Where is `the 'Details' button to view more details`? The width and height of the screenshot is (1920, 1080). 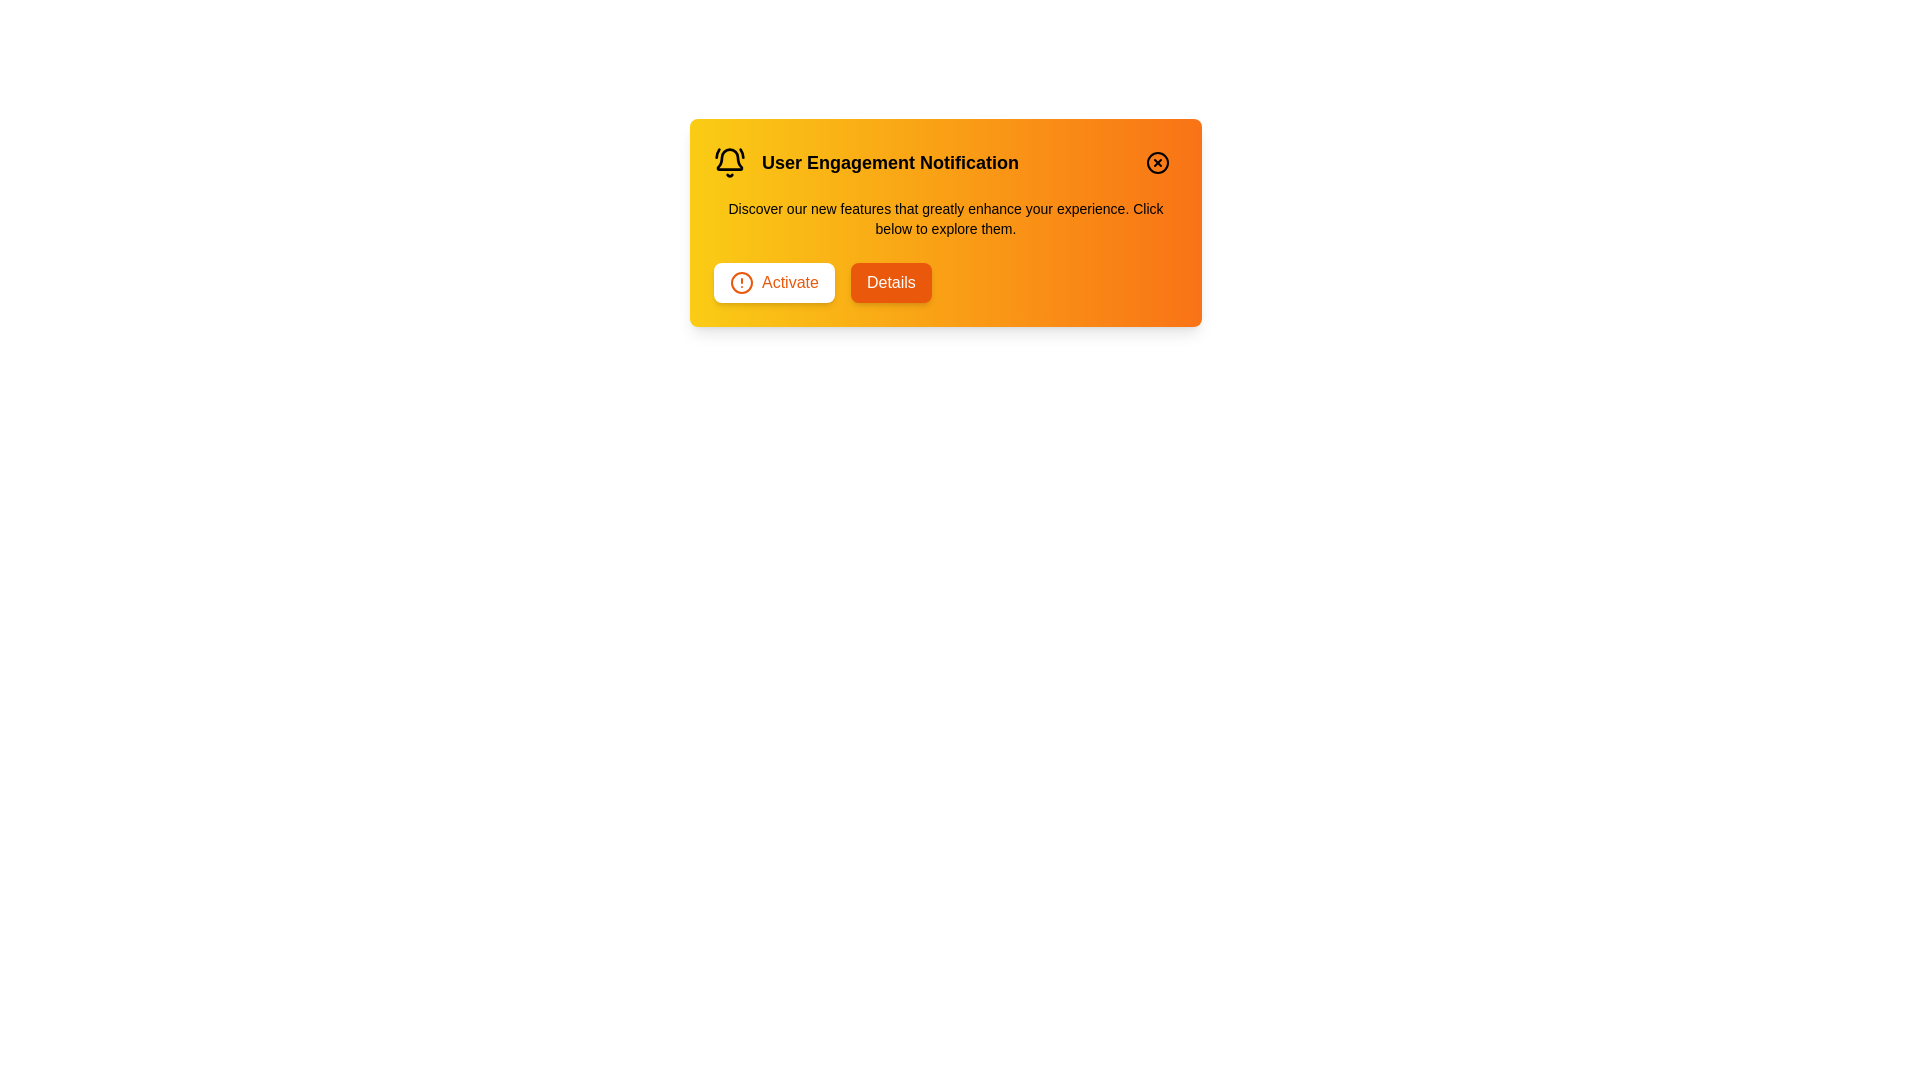
the 'Details' button to view more details is located at coordinates (890, 282).